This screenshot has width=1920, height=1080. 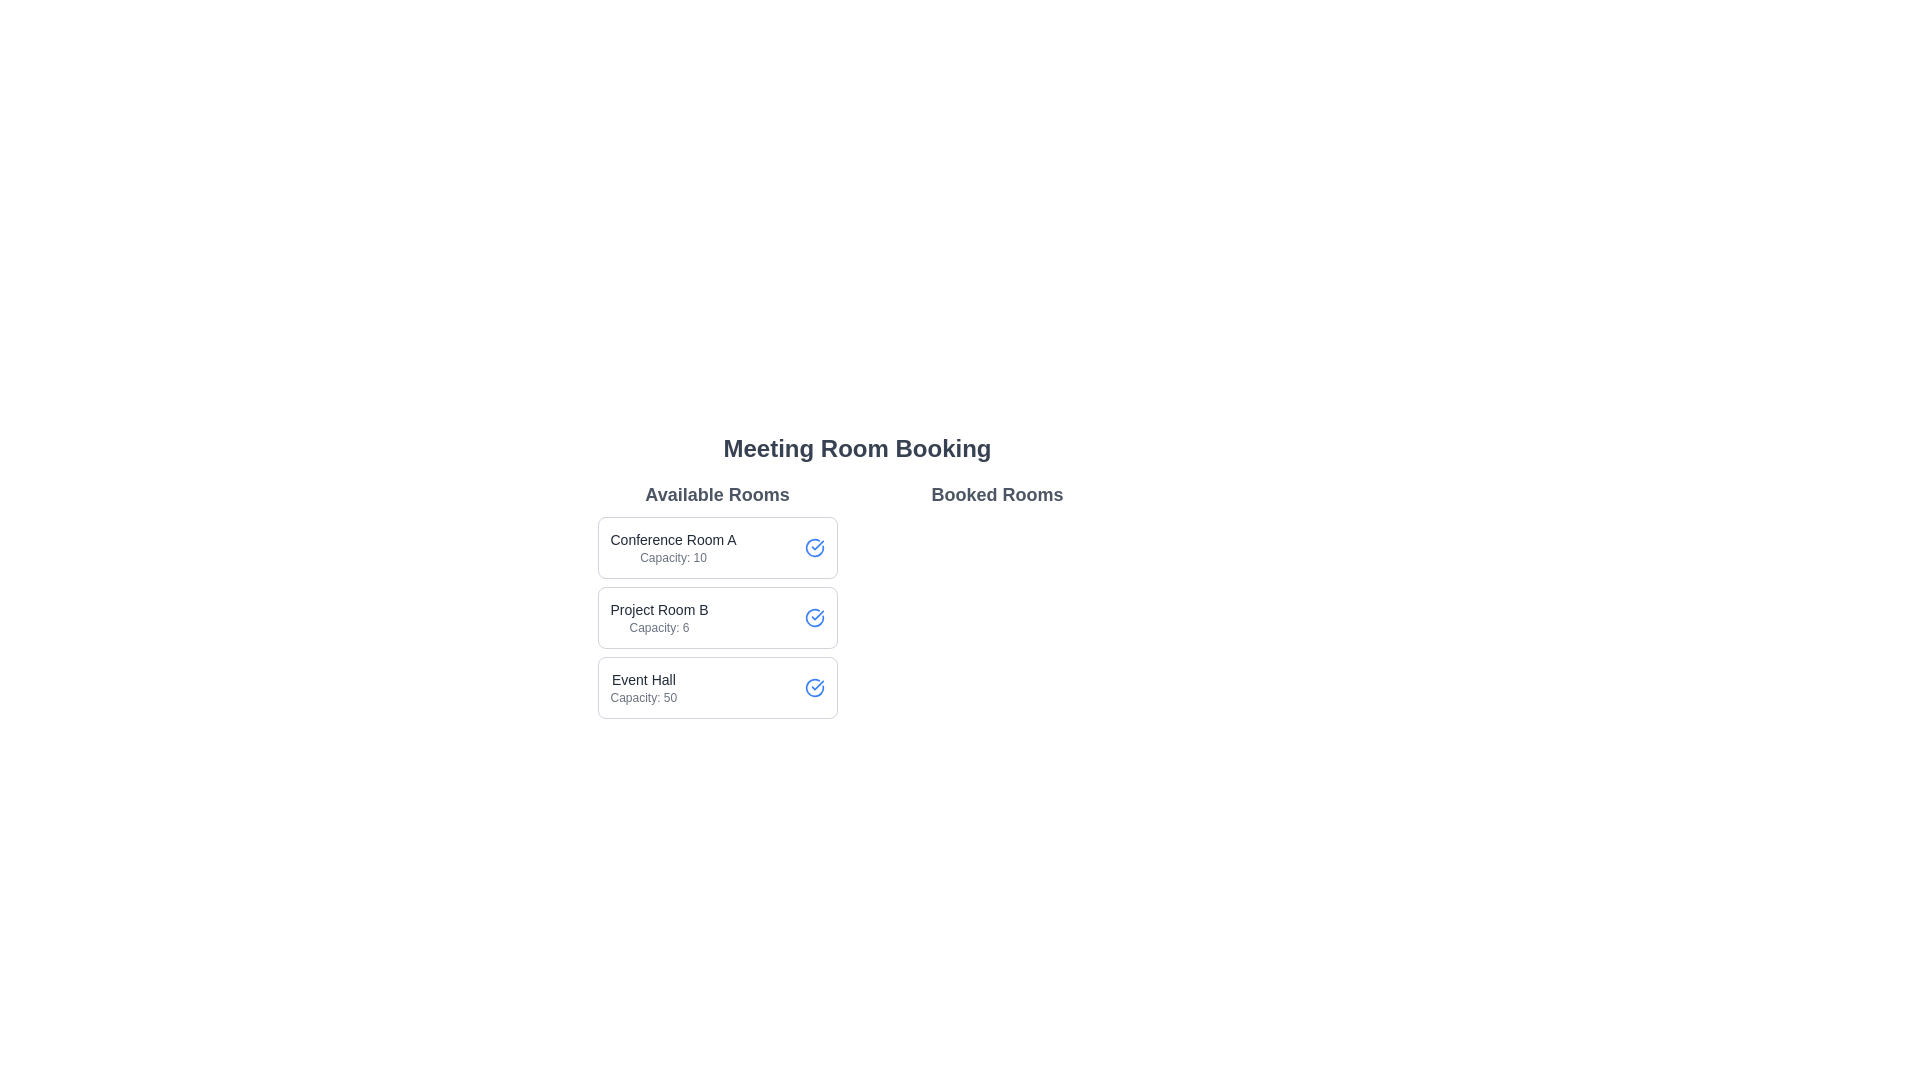 I want to click on the informational Text Label indicating the capacity of 'Conference Room A', which is located underneath the label within the first card displaying information about the room, so click(x=673, y=558).